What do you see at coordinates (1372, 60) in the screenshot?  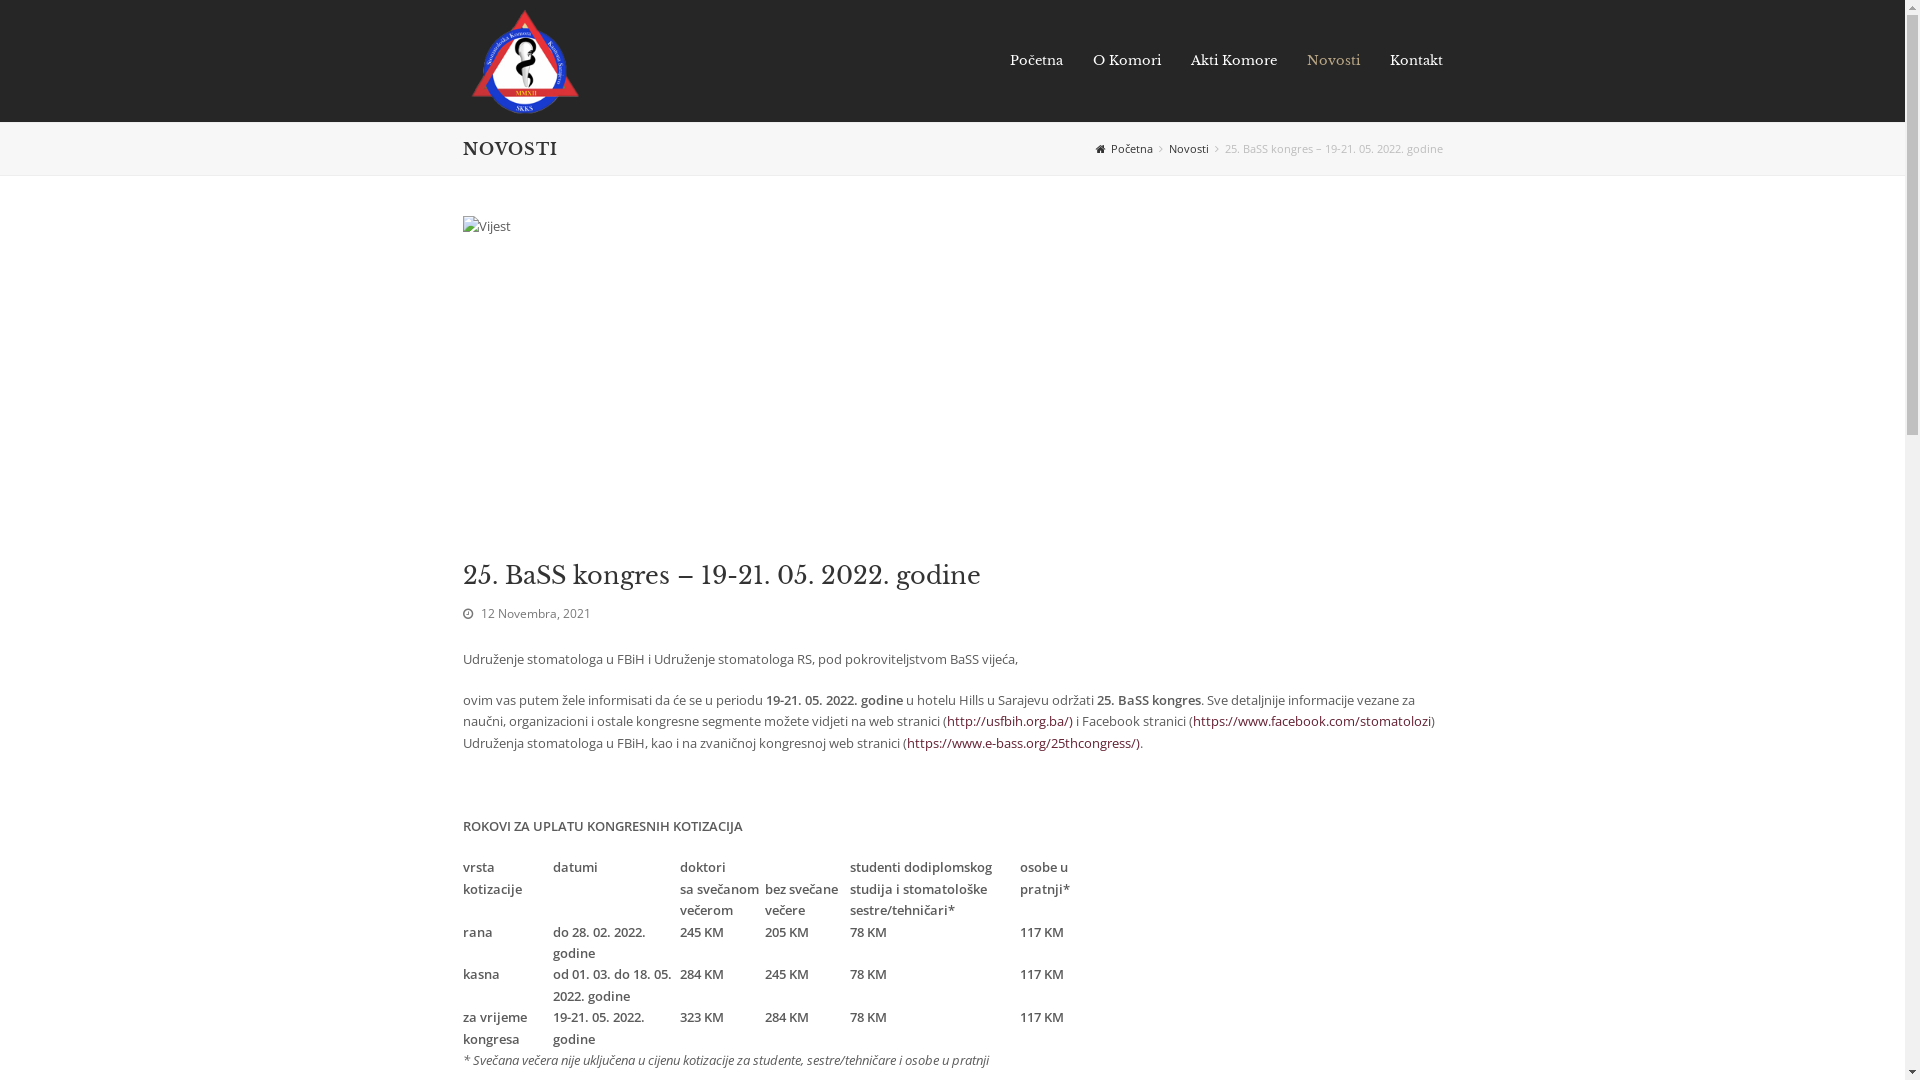 I see `'Kontakt'` at bounding box center [1372, 60].